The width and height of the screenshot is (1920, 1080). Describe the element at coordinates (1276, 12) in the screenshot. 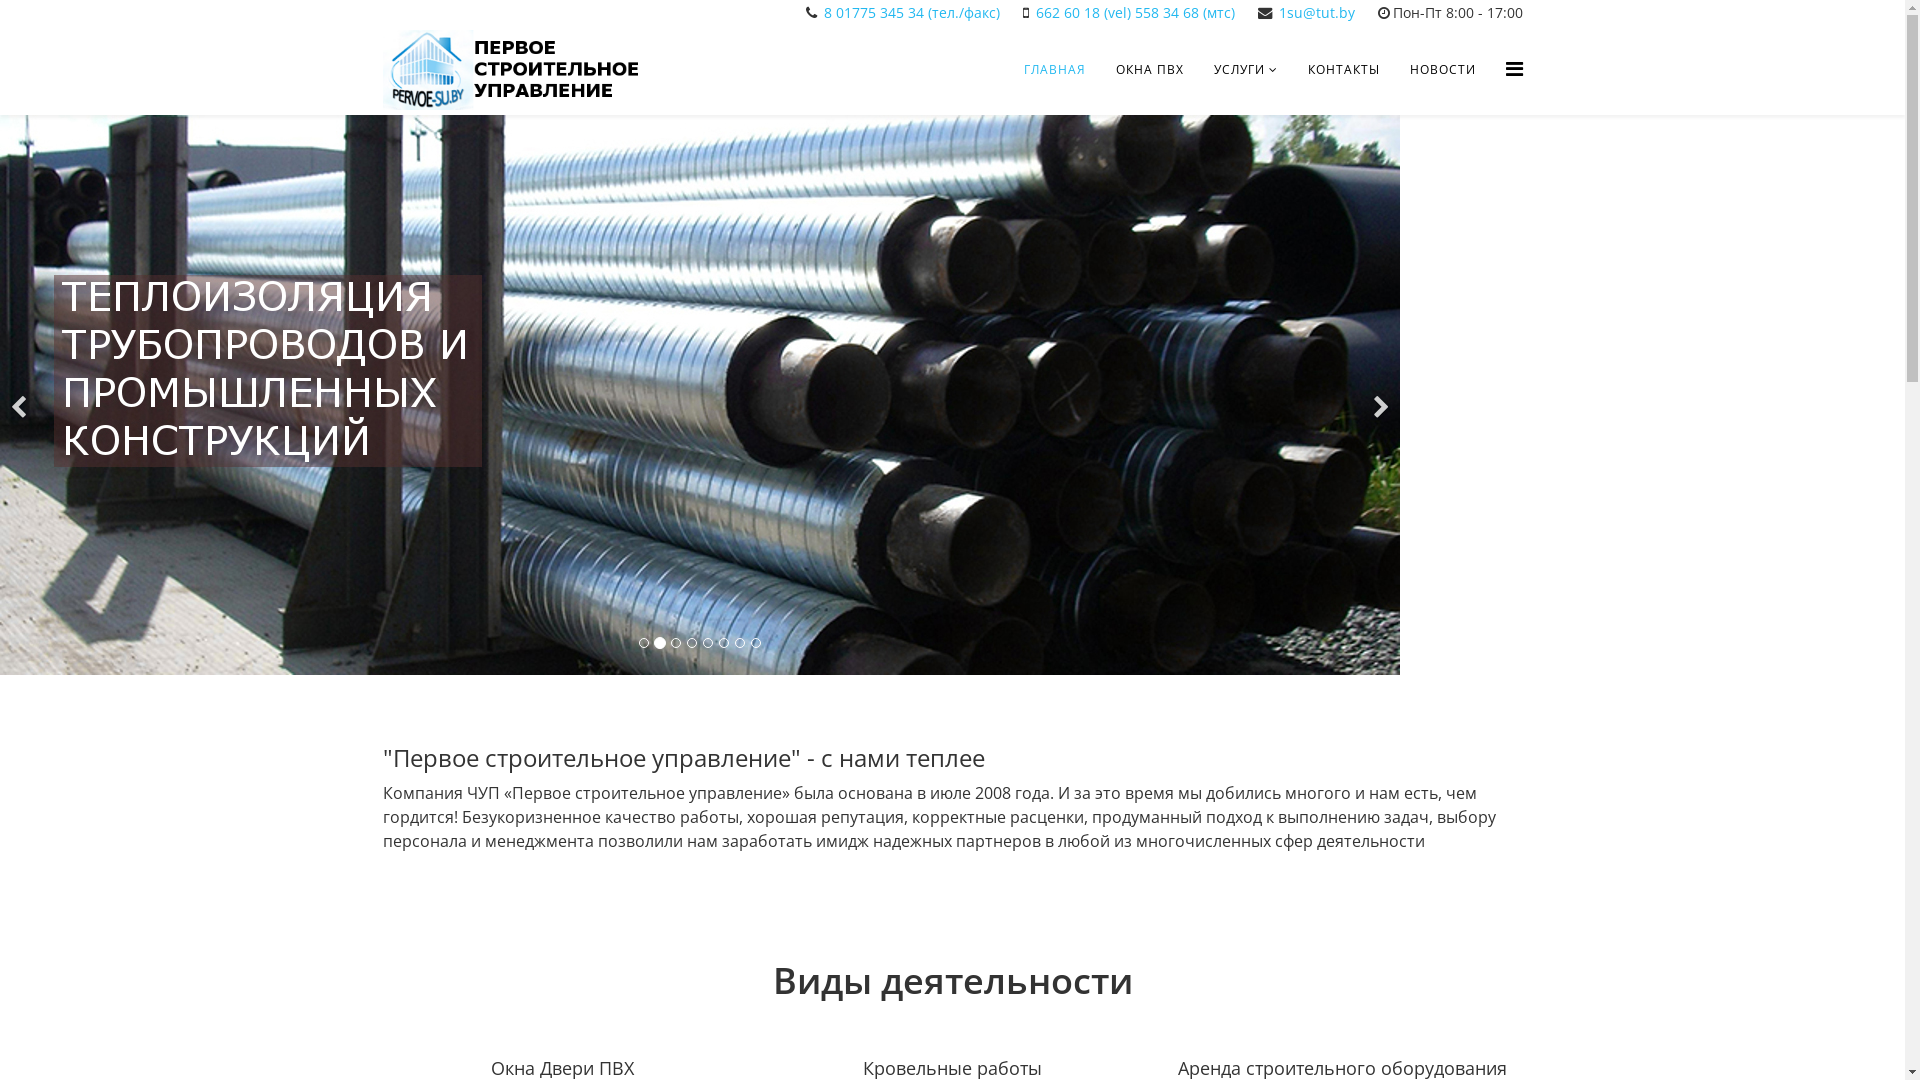

I see `'1su@tut.by'` at that location.